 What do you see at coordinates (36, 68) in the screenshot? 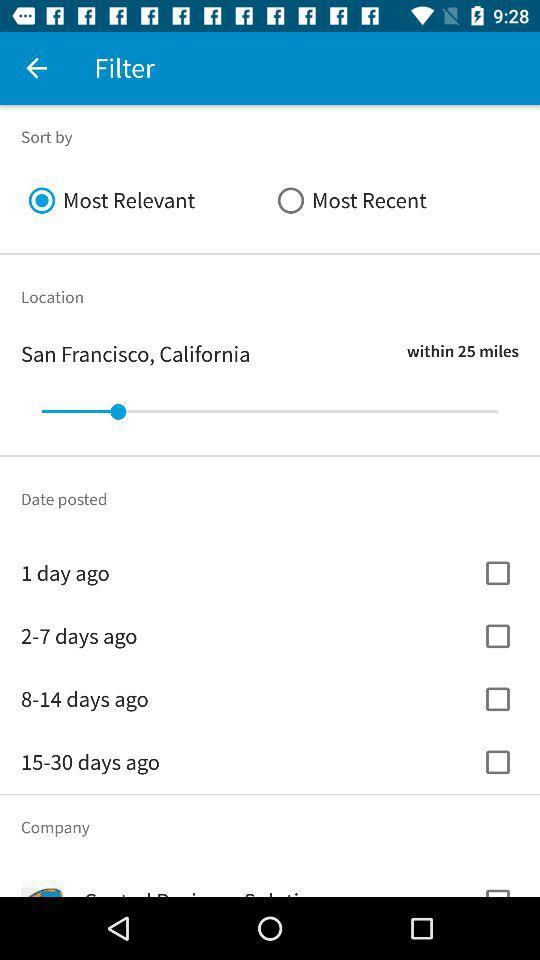
I see `item to the left of filter item` at bounding box center [36, 68].